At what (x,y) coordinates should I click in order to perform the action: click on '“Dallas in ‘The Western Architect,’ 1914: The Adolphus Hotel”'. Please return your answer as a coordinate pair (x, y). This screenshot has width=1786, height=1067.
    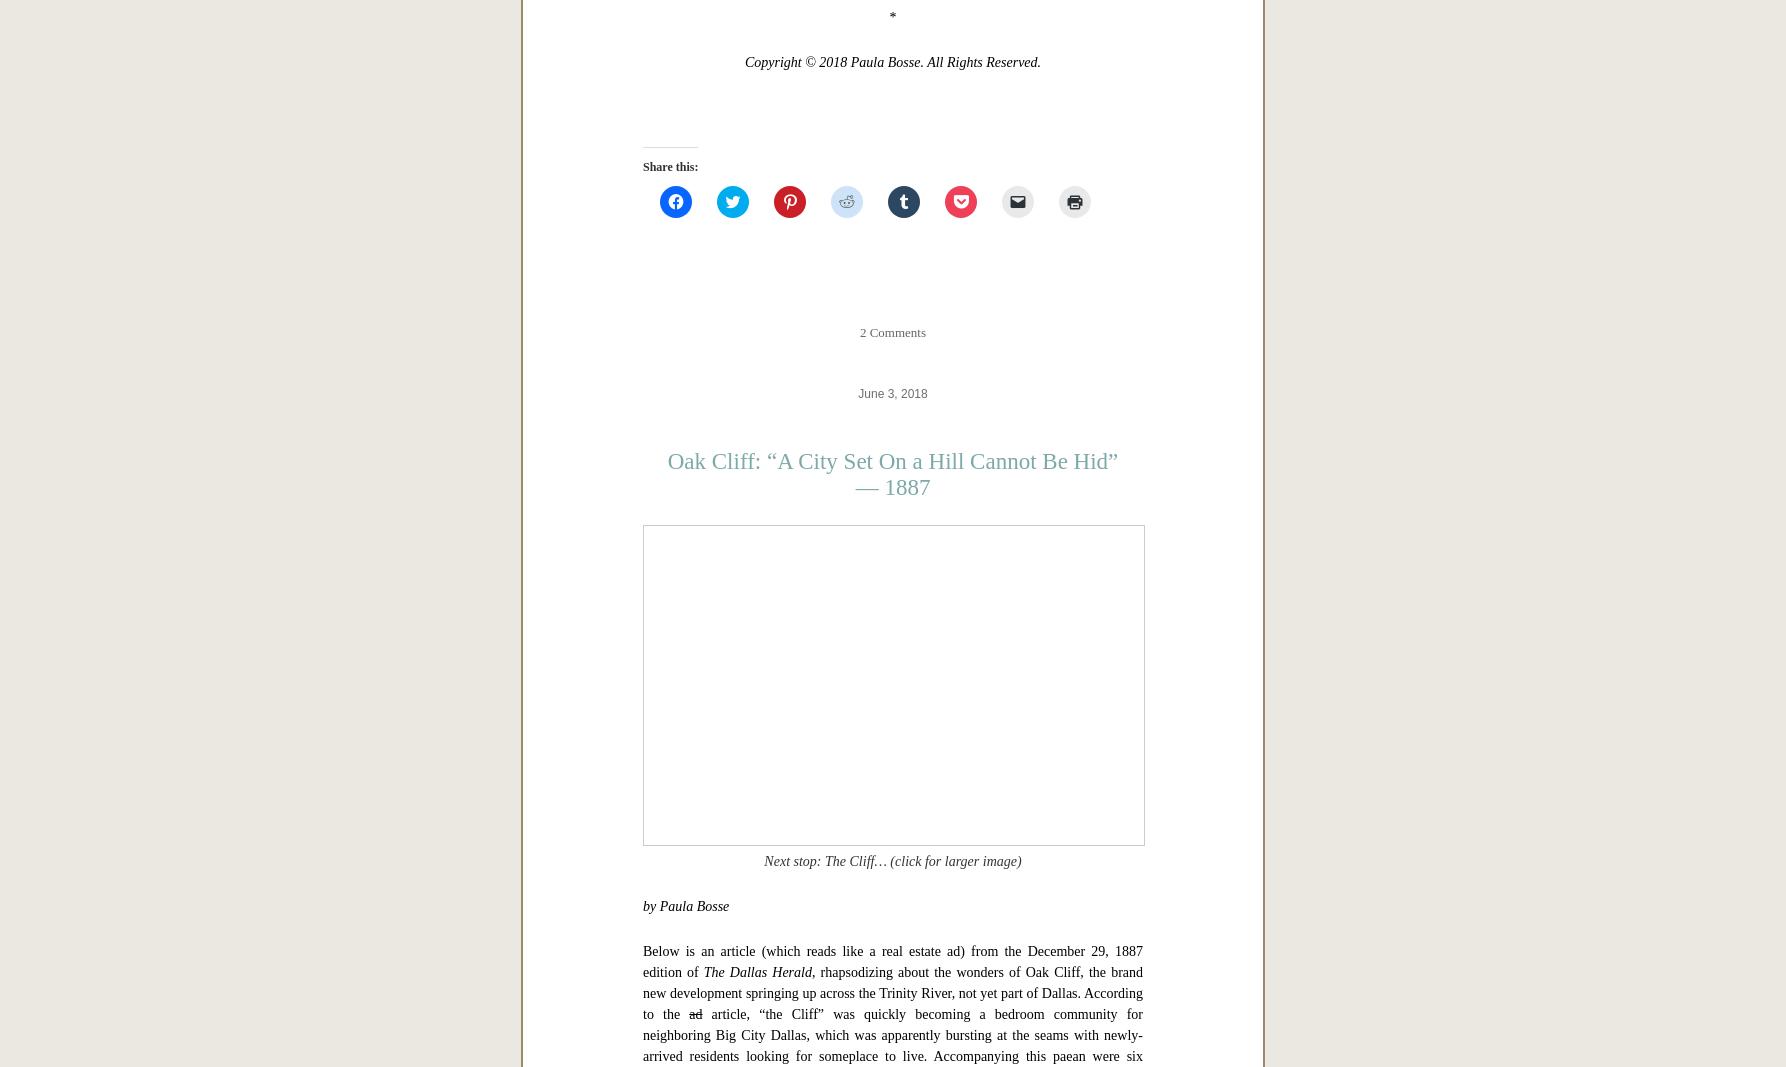
    Looking at the image, I should click on (851, 552).